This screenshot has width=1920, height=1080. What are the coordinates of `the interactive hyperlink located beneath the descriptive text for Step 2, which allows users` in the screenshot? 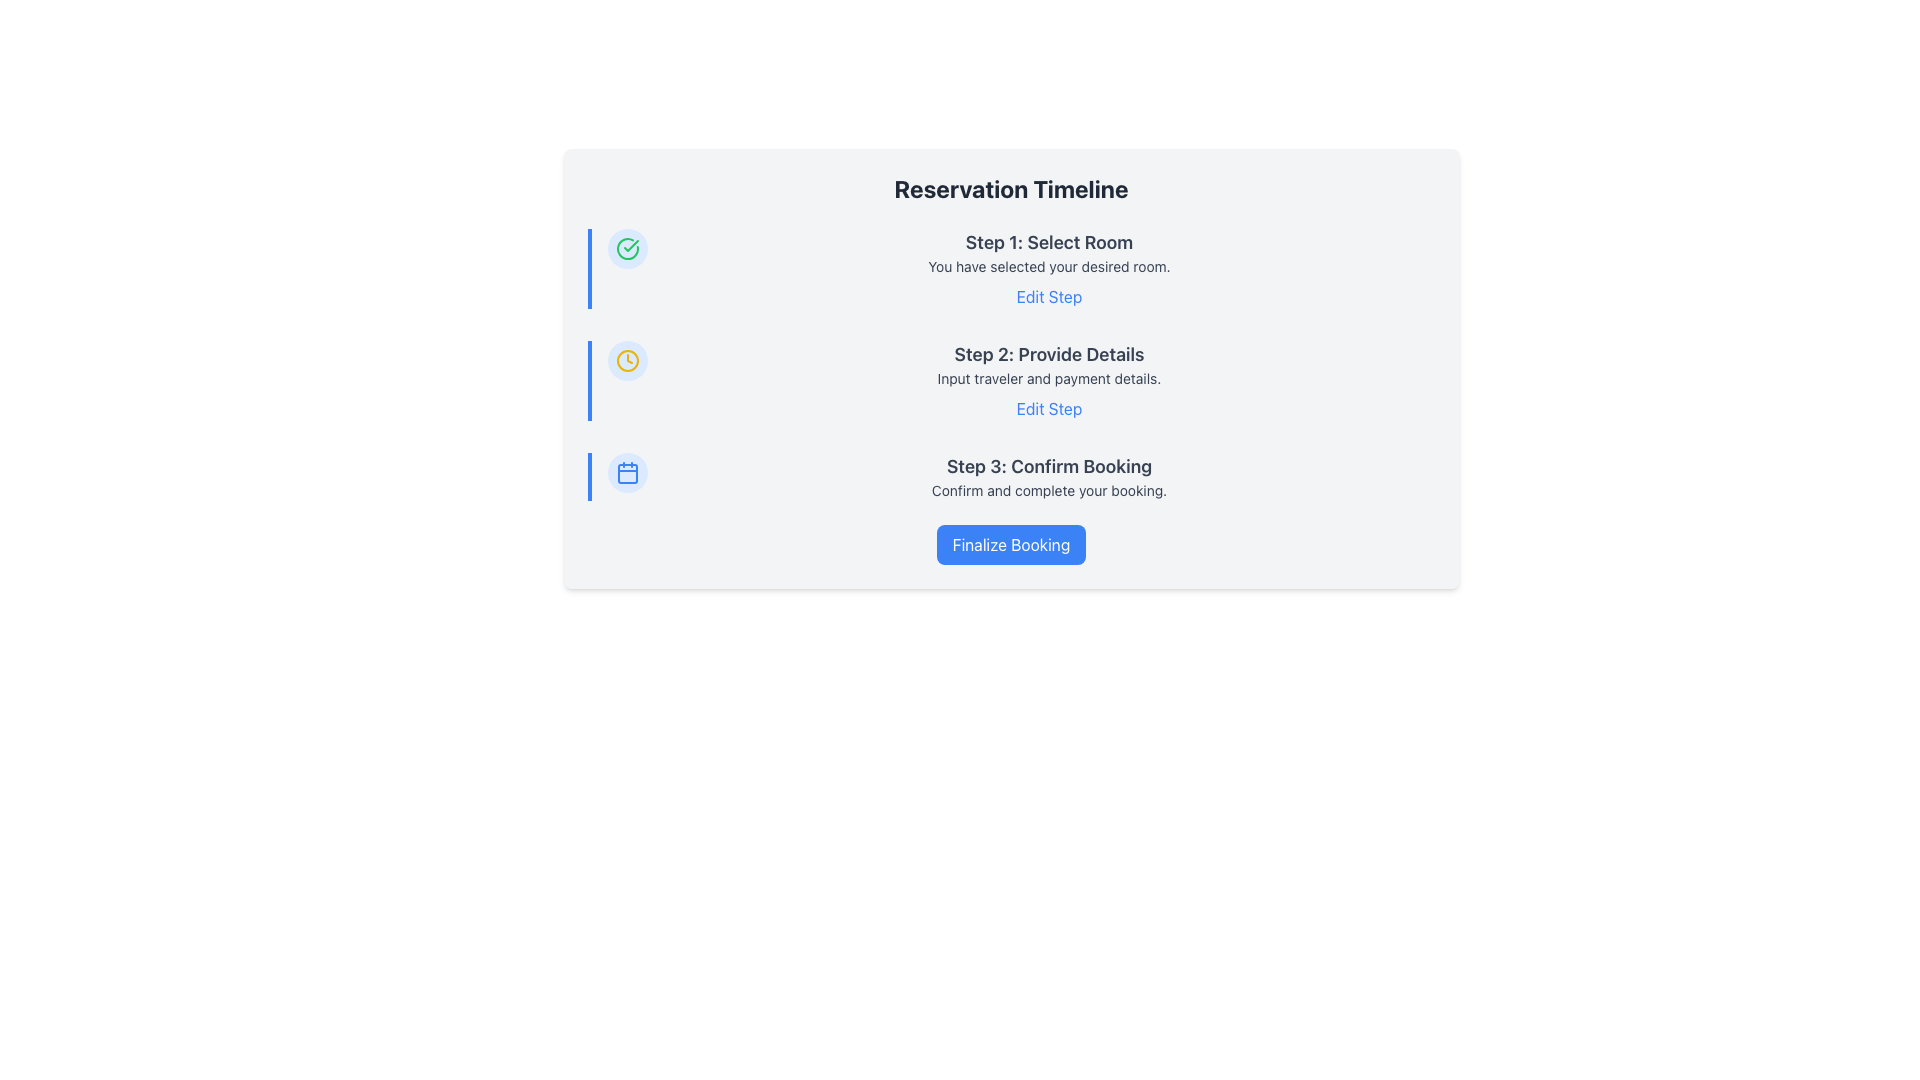 It's located at (1048, 407).